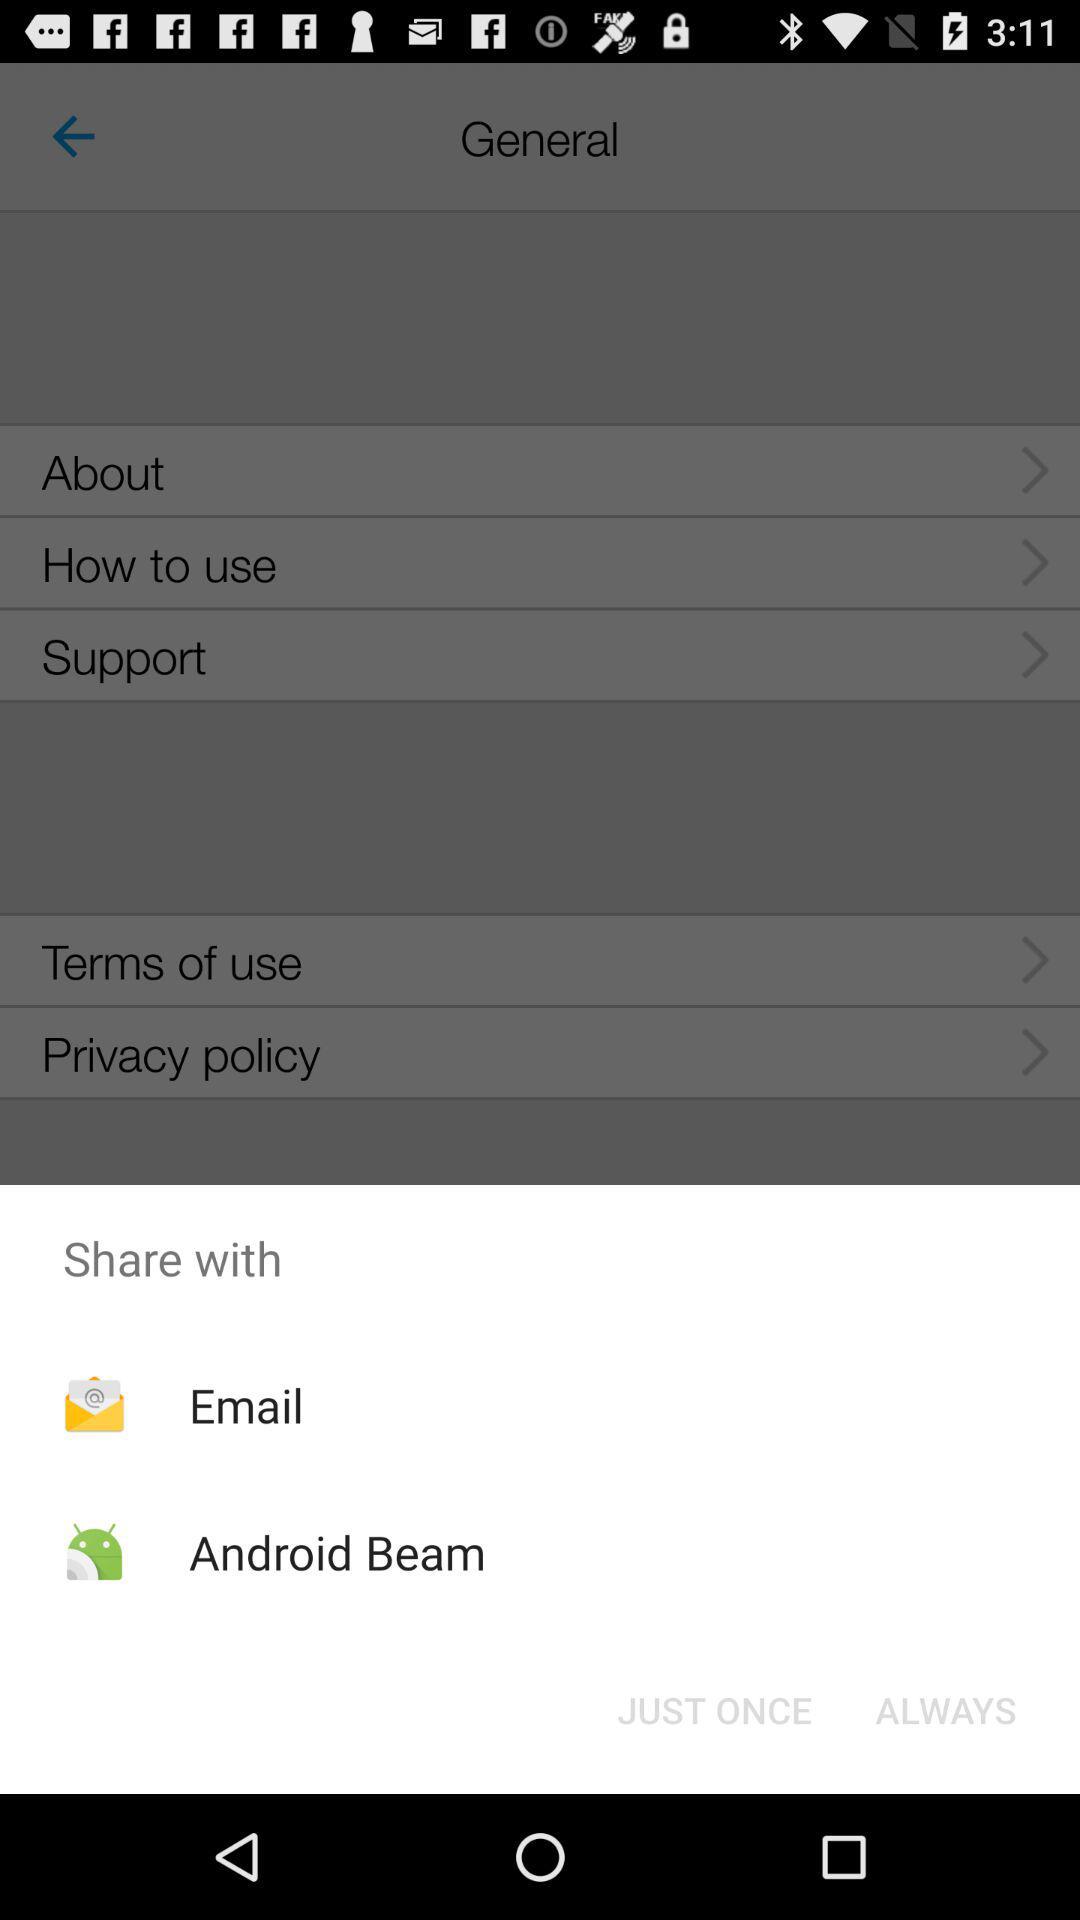 Image resolution: width=1080 pixels, height=1920 pixels. I want to click on item below share with item, so click(945, 1708).